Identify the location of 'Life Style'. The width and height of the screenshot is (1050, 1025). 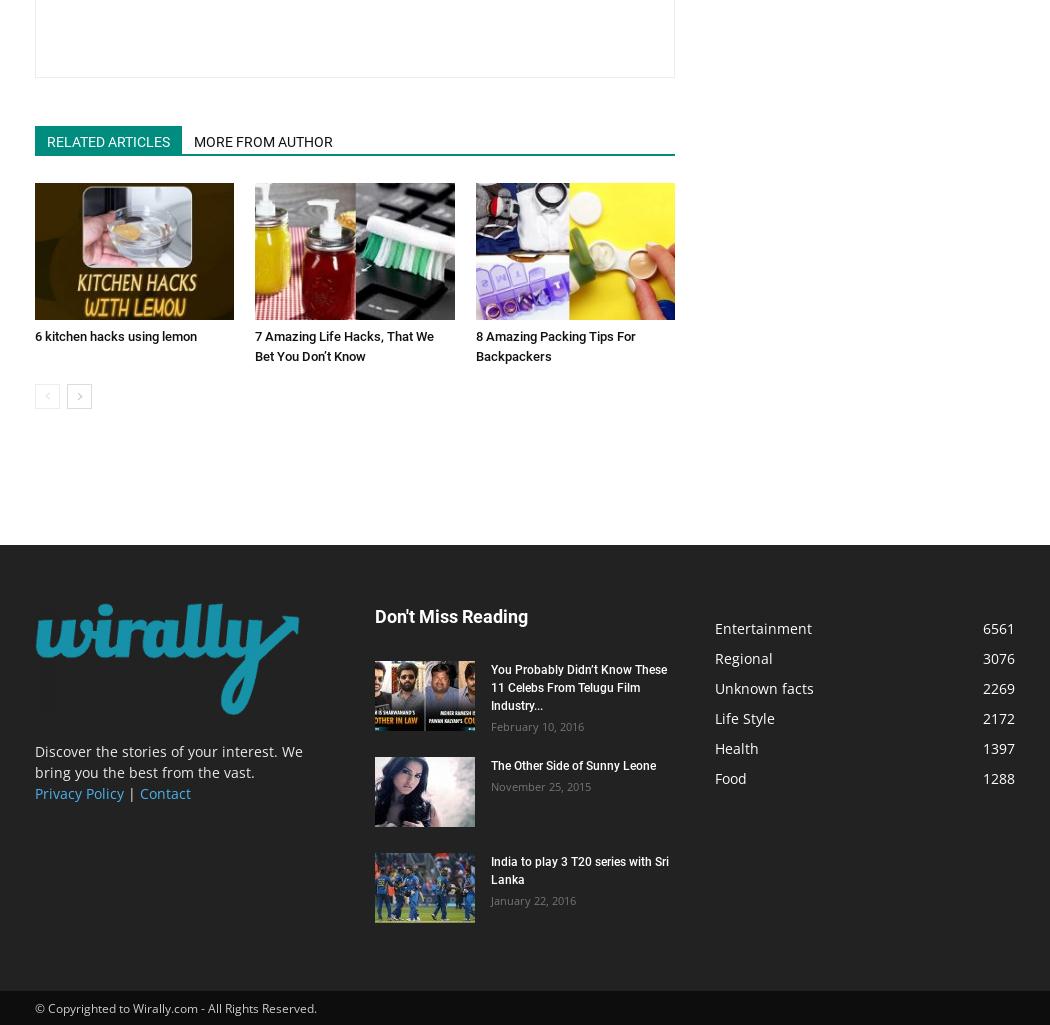
(743, 717).